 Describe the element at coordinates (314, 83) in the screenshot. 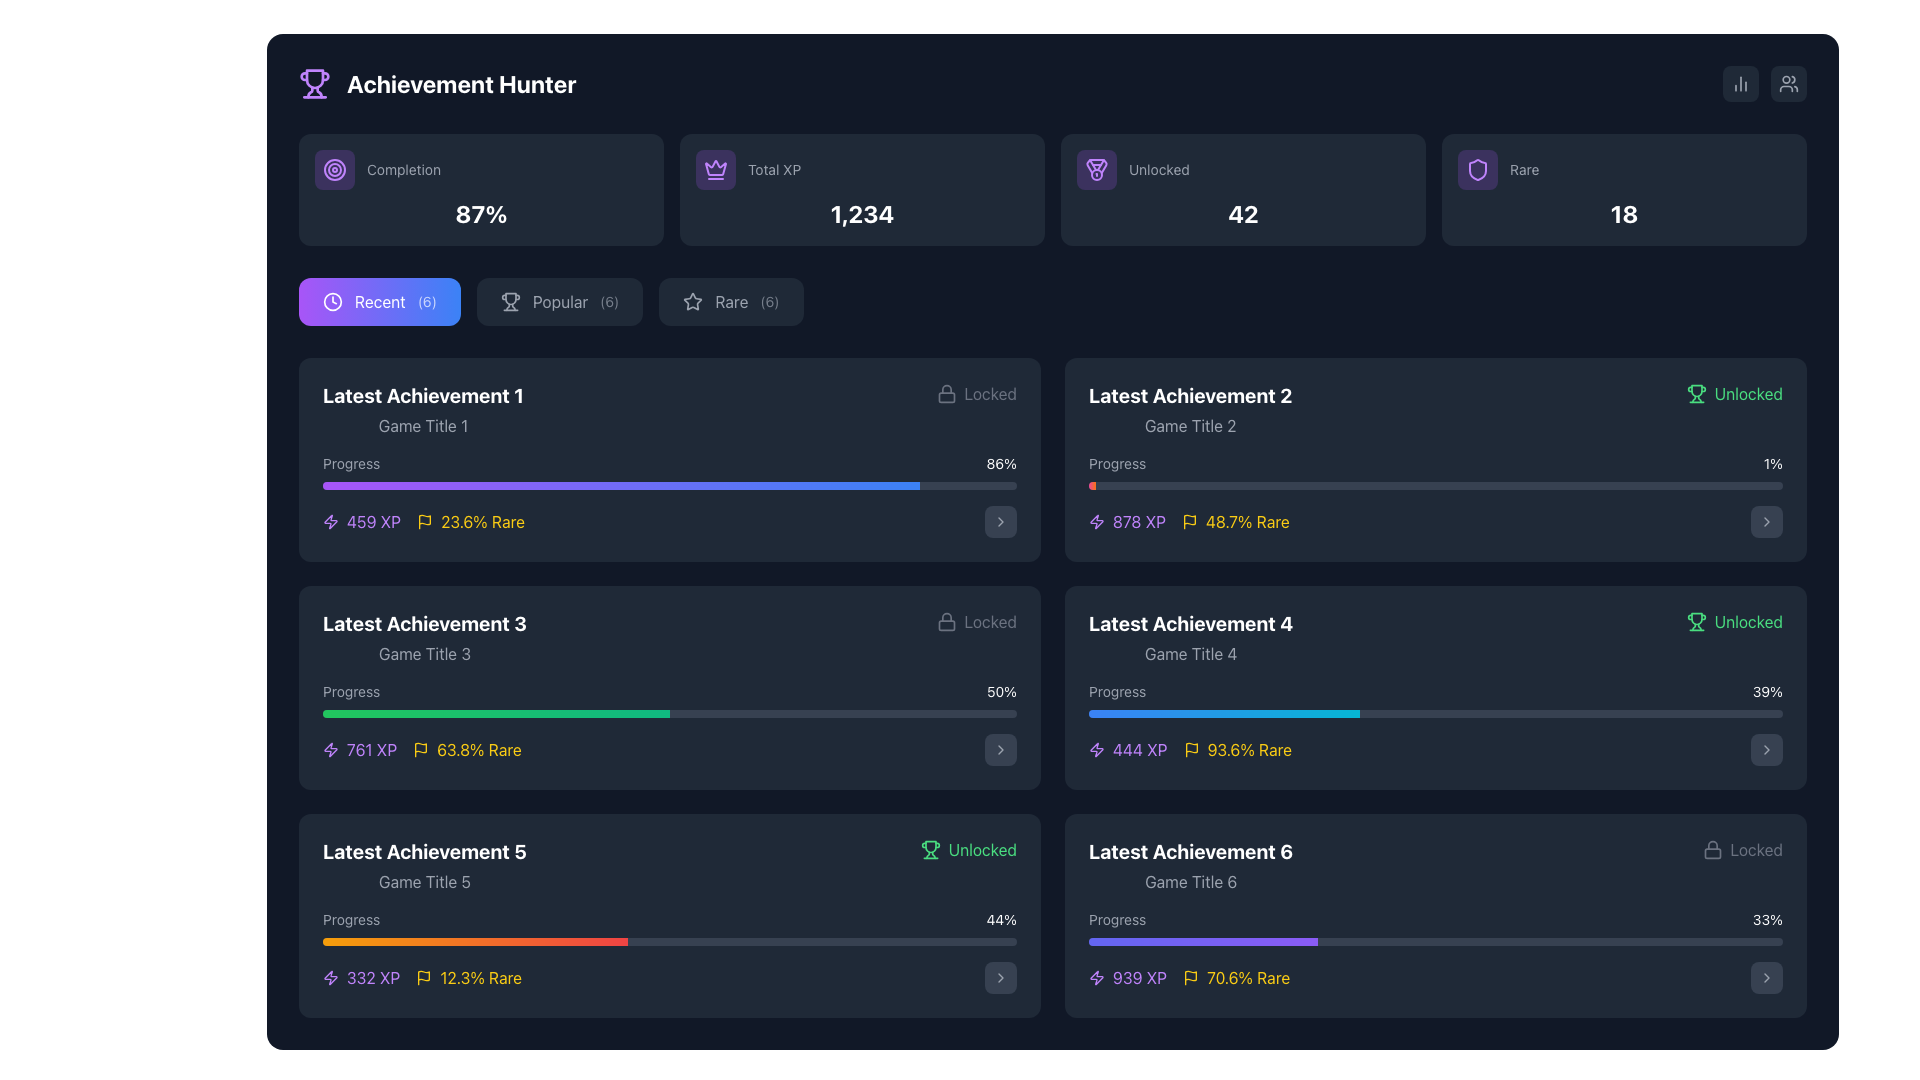

I see `the trophy icon representing the 'Achievement Hunter' section, located at the top left corner of the interface before the 'Achievement Hunter' text` at that location.